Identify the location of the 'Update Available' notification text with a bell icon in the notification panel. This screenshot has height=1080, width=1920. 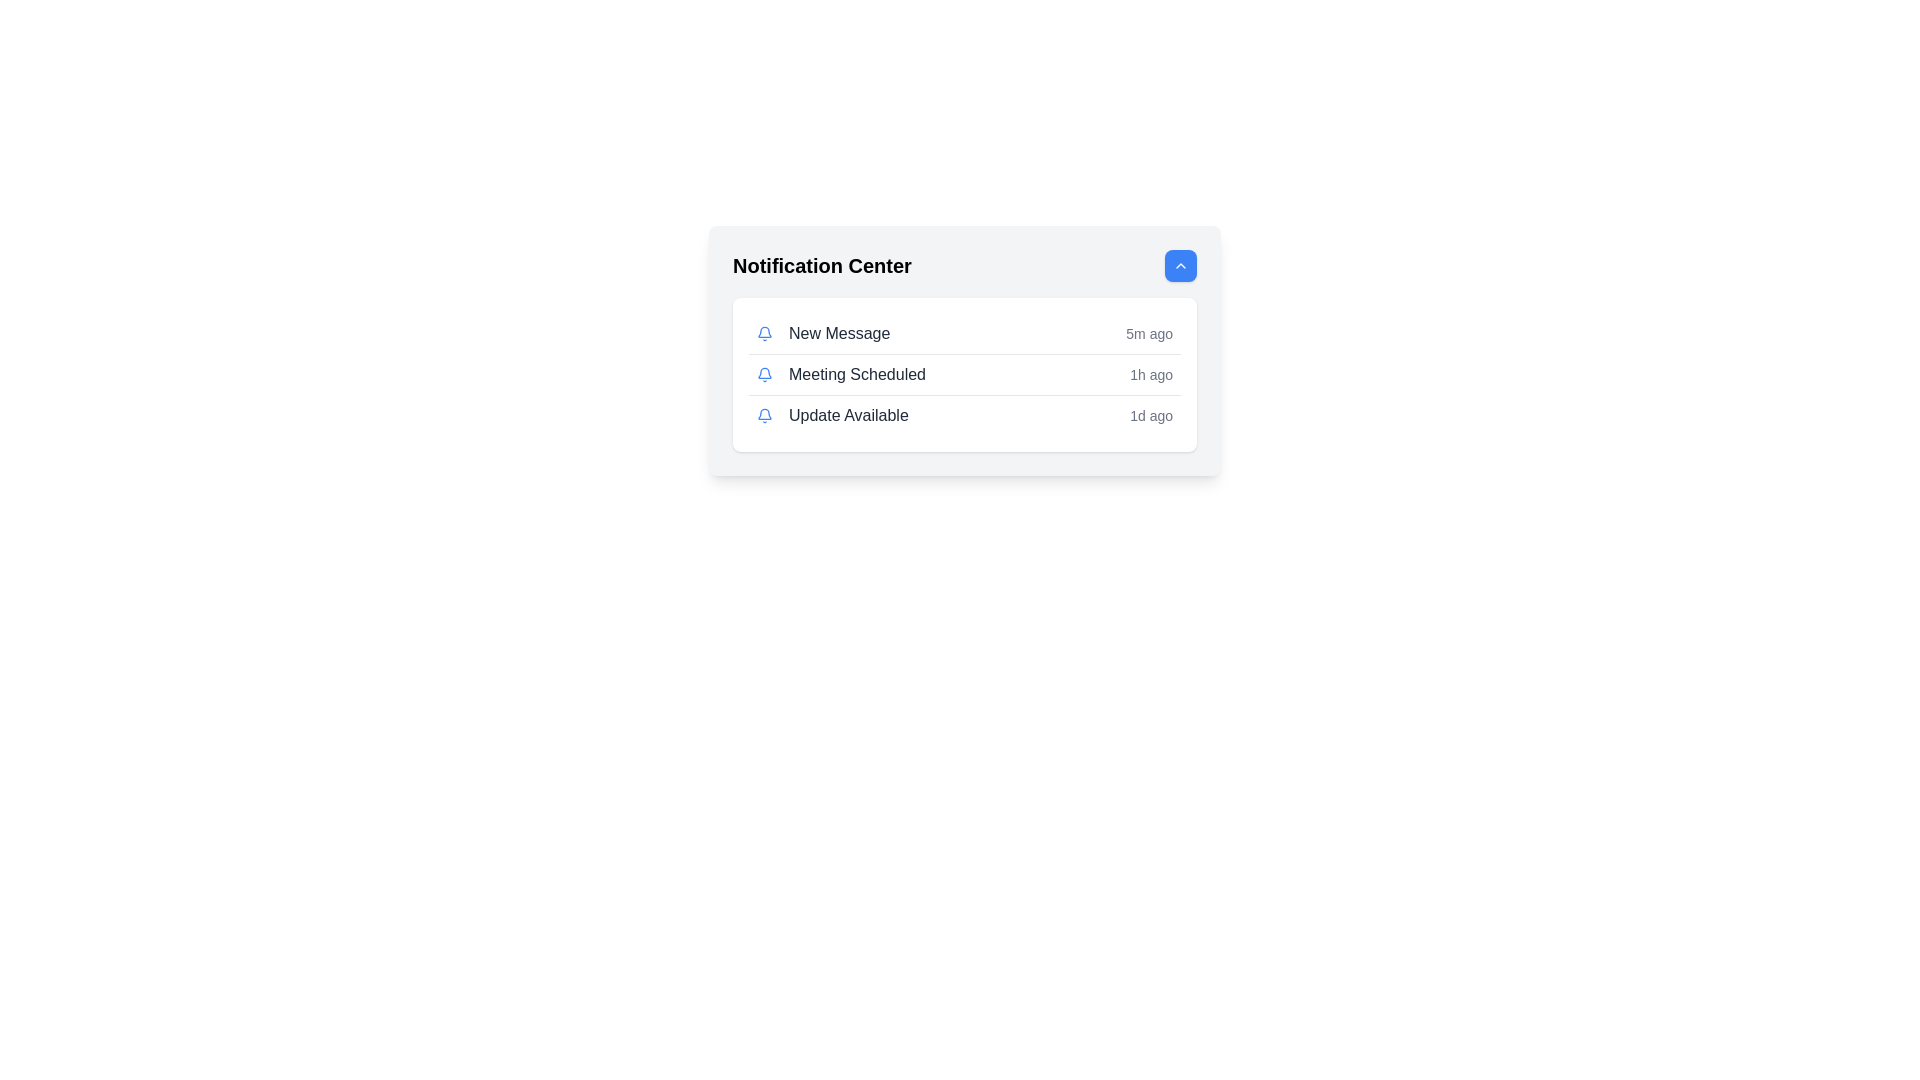
(832, 415).